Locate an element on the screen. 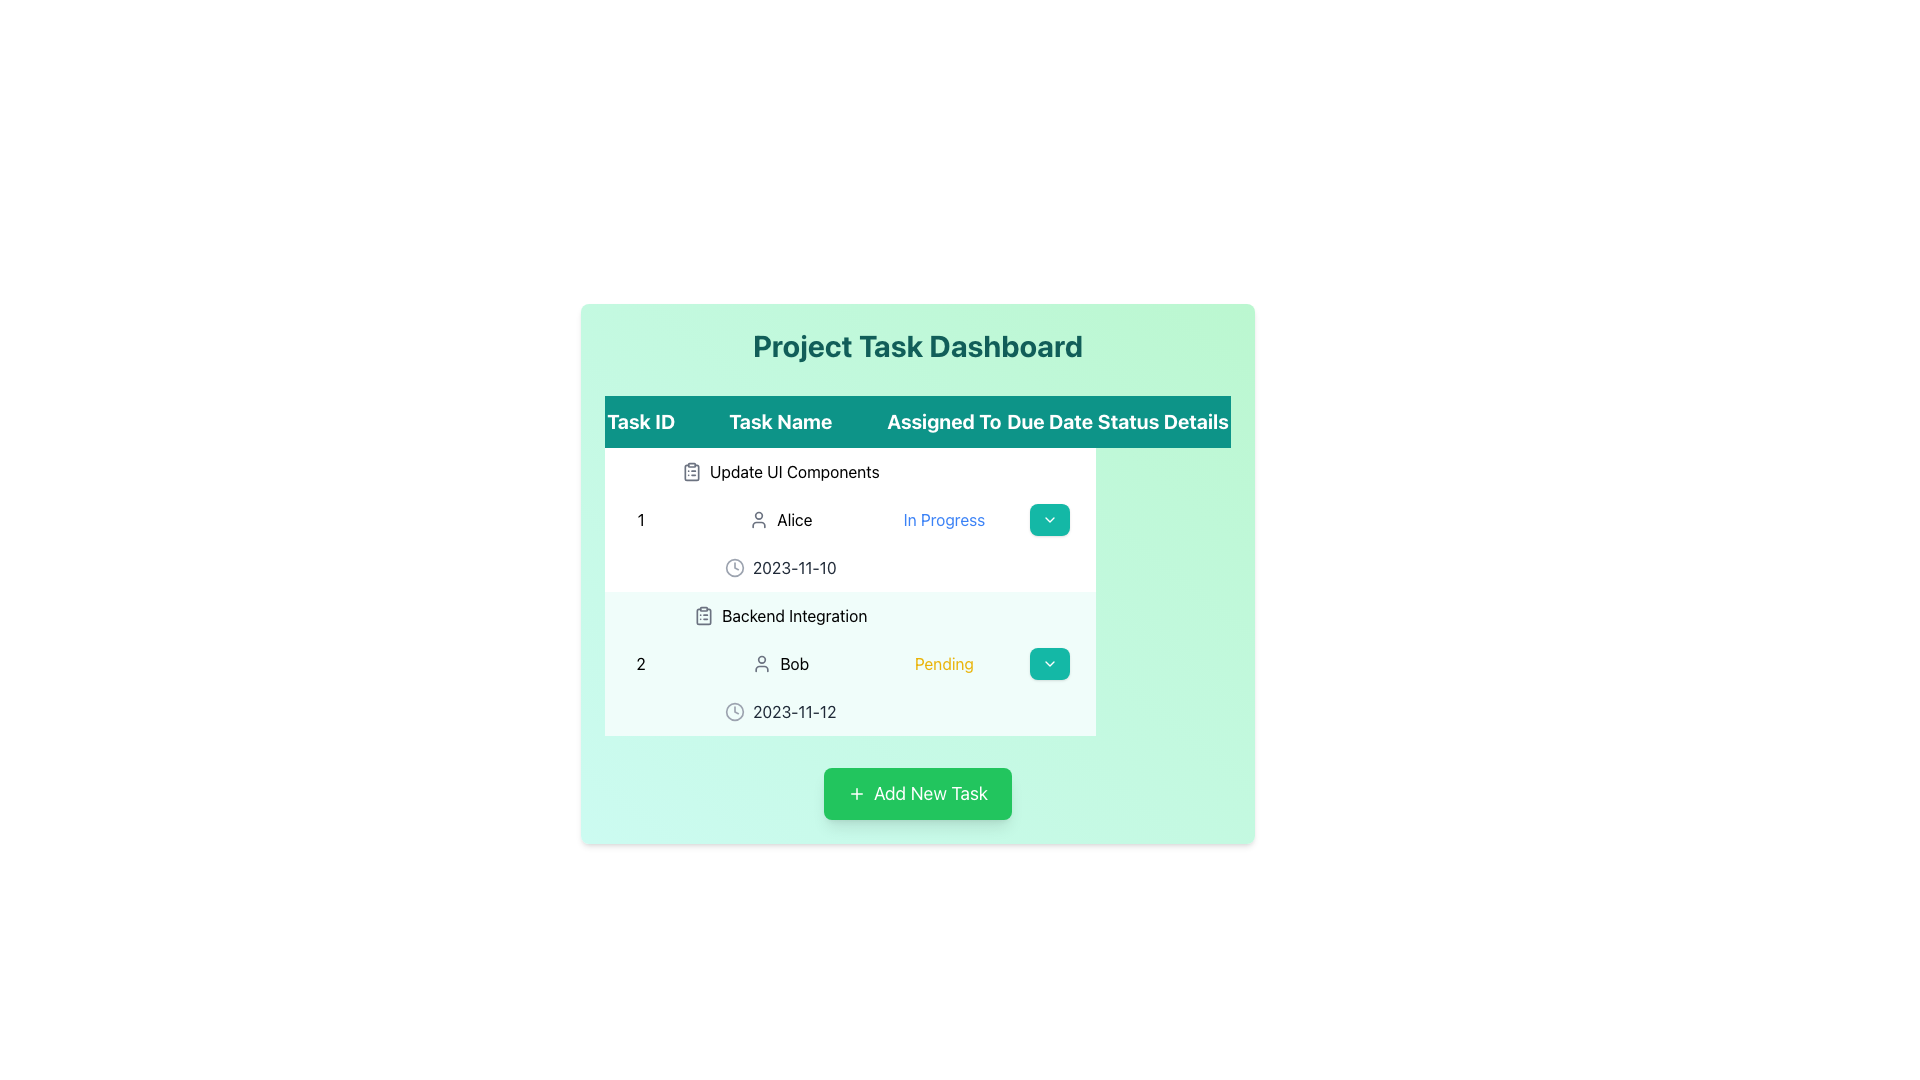  the 'Due Date' header in the table, which is the fourth header located between 'Assigned To' and 'Status' is located at coordinates (1049, 420).